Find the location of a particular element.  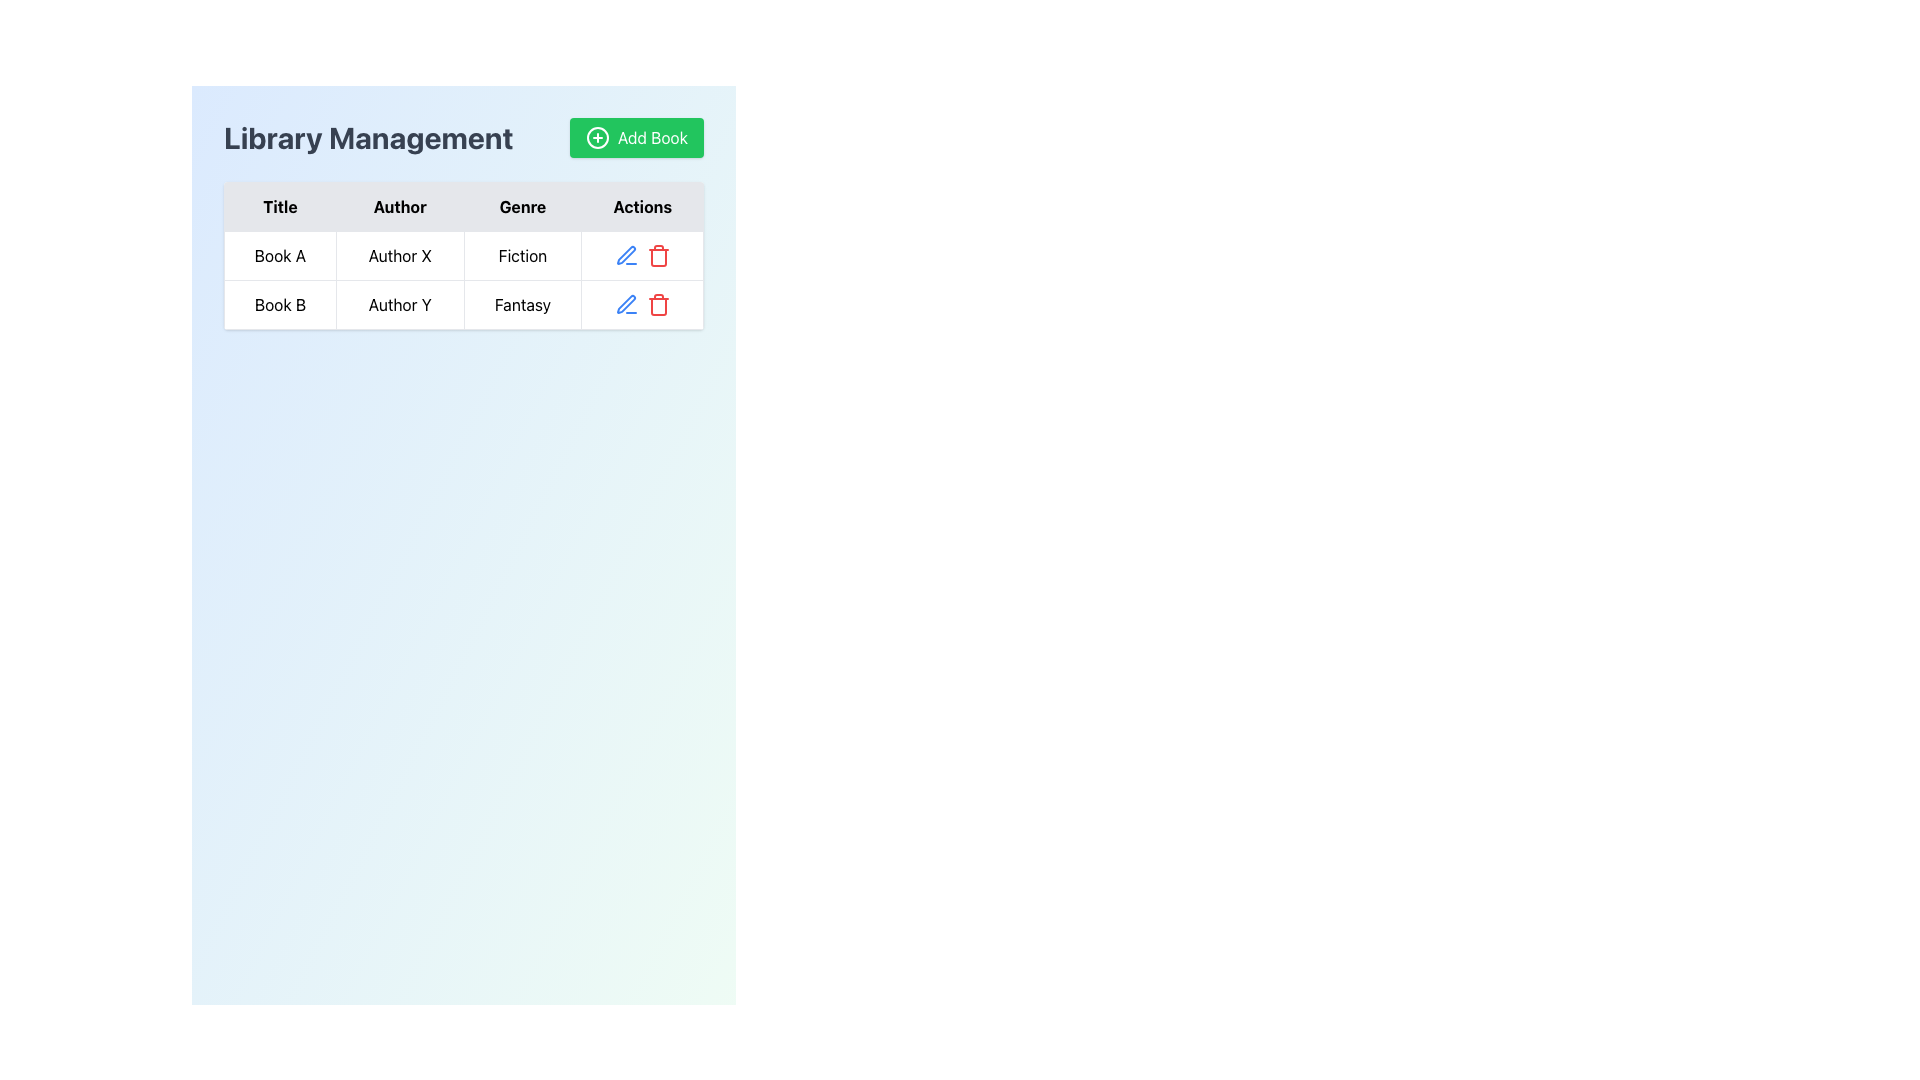

the text display field that shows 'Author Y', located in the second row of the 'Author' column in the 'Library Management' table is located at coordinates (400, 304).